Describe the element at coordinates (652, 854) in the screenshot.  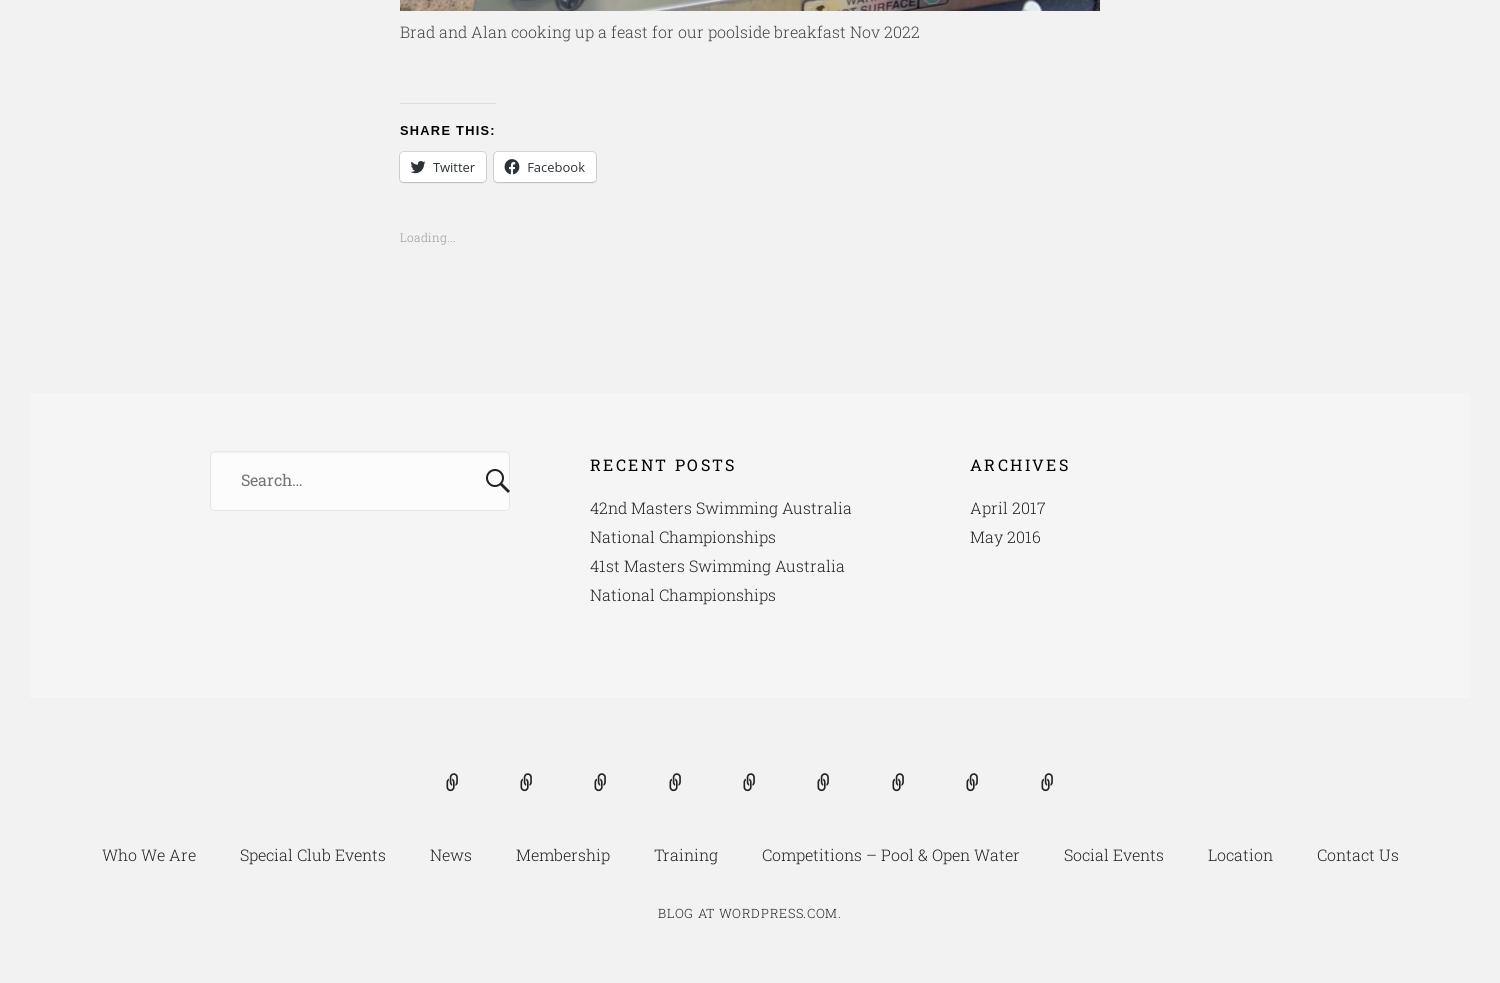
I see `'Training'` at that location.